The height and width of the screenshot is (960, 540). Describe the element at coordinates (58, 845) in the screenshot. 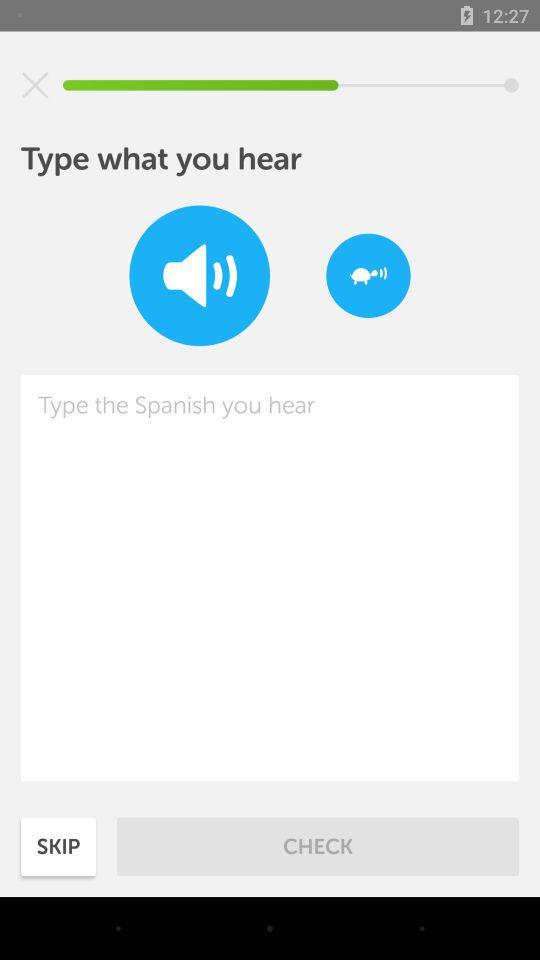

I see `the skip icon` at that location.